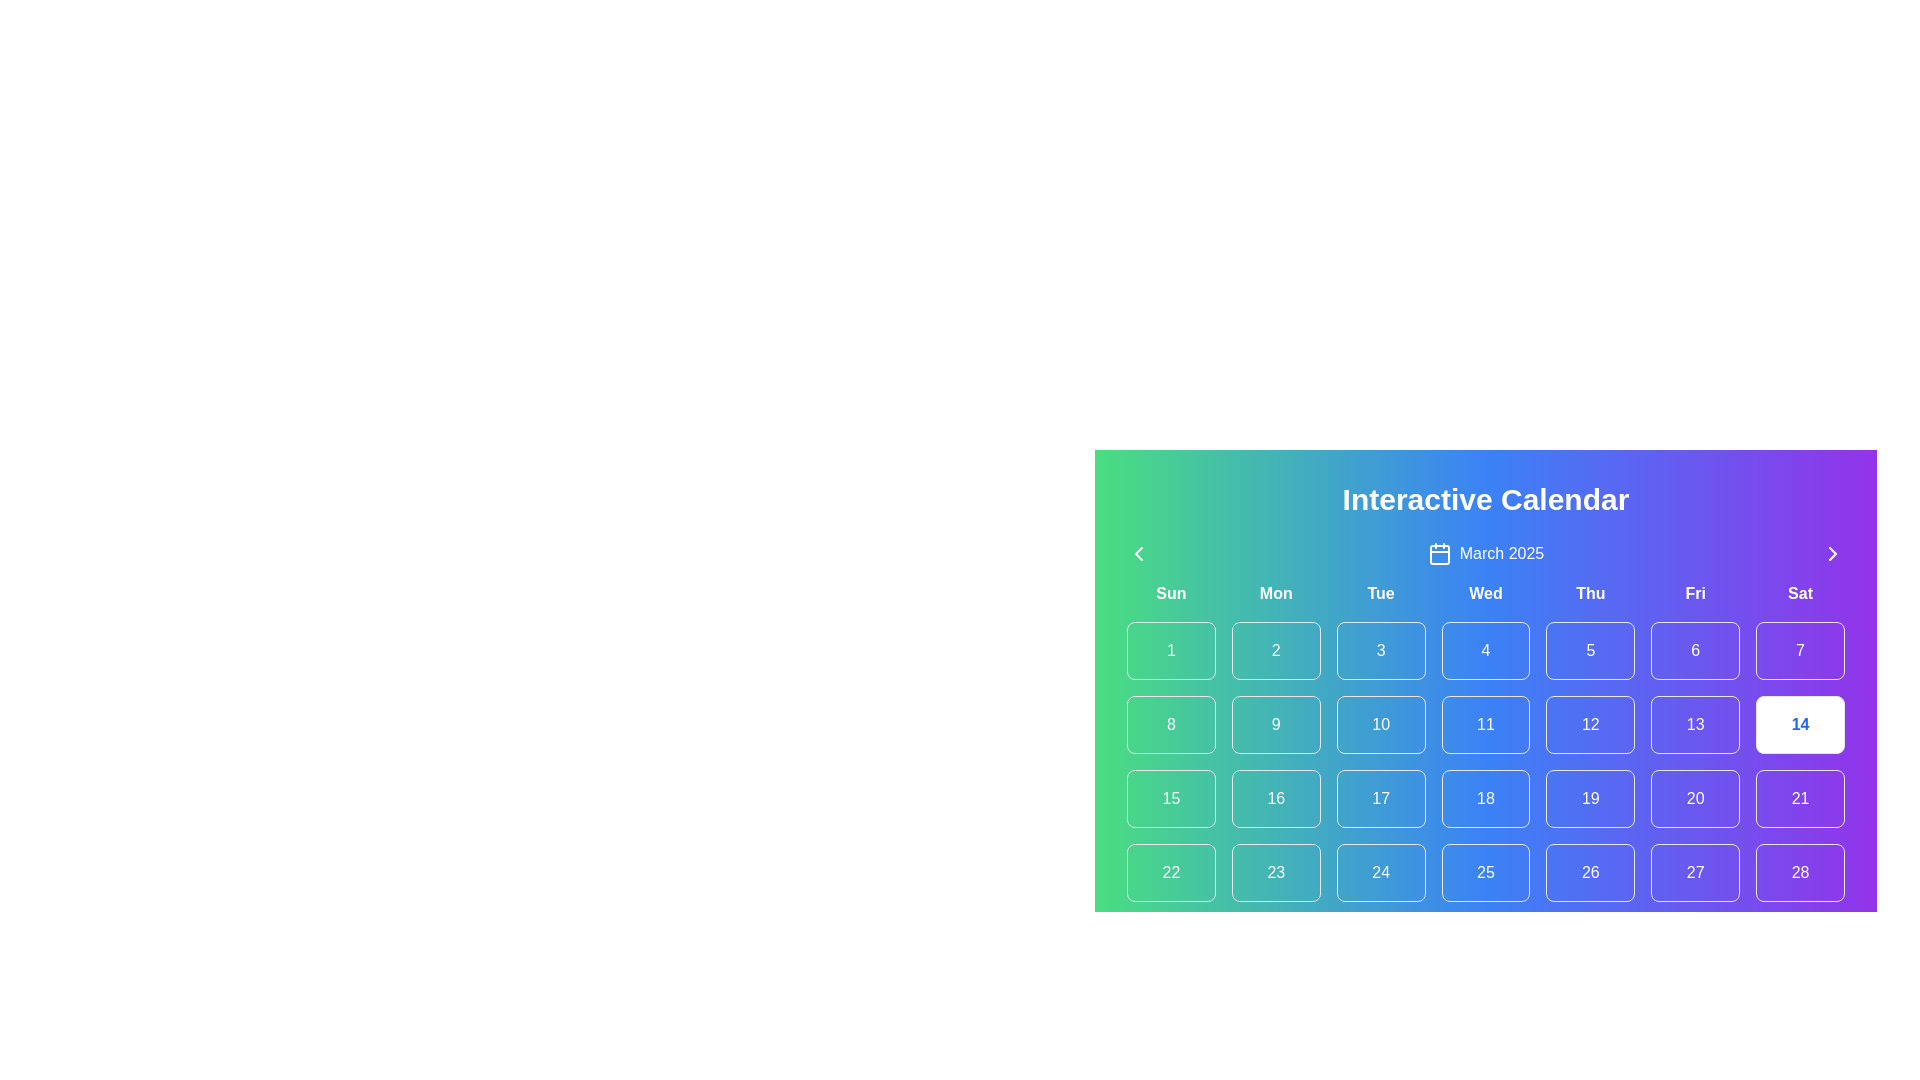 This screenshot has width=1920, height=1080. I want to click on the selectable calendar day representing the 22nd day in the calendar, located in the fifth row and first column, so click(1171, 871).